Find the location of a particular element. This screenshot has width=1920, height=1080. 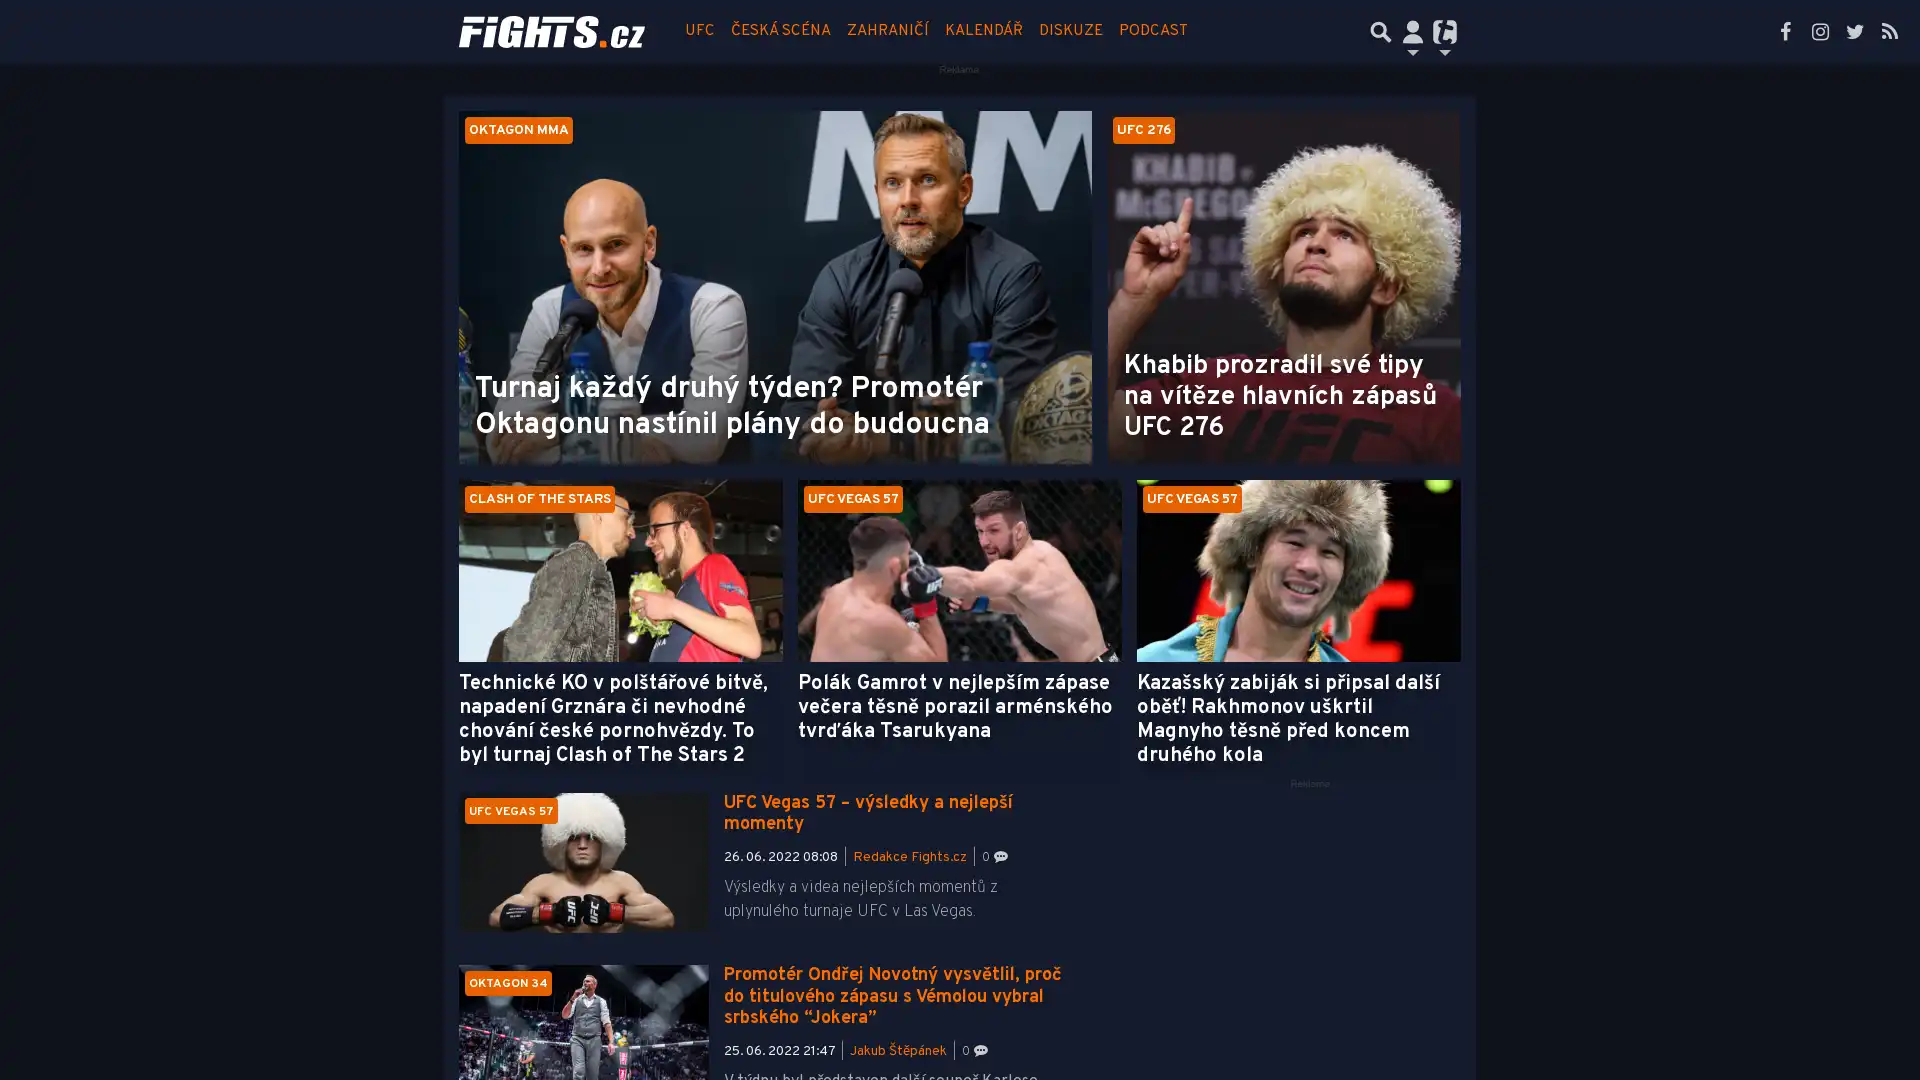

Prepnout navigaci is located at coordinates (1411, 31).